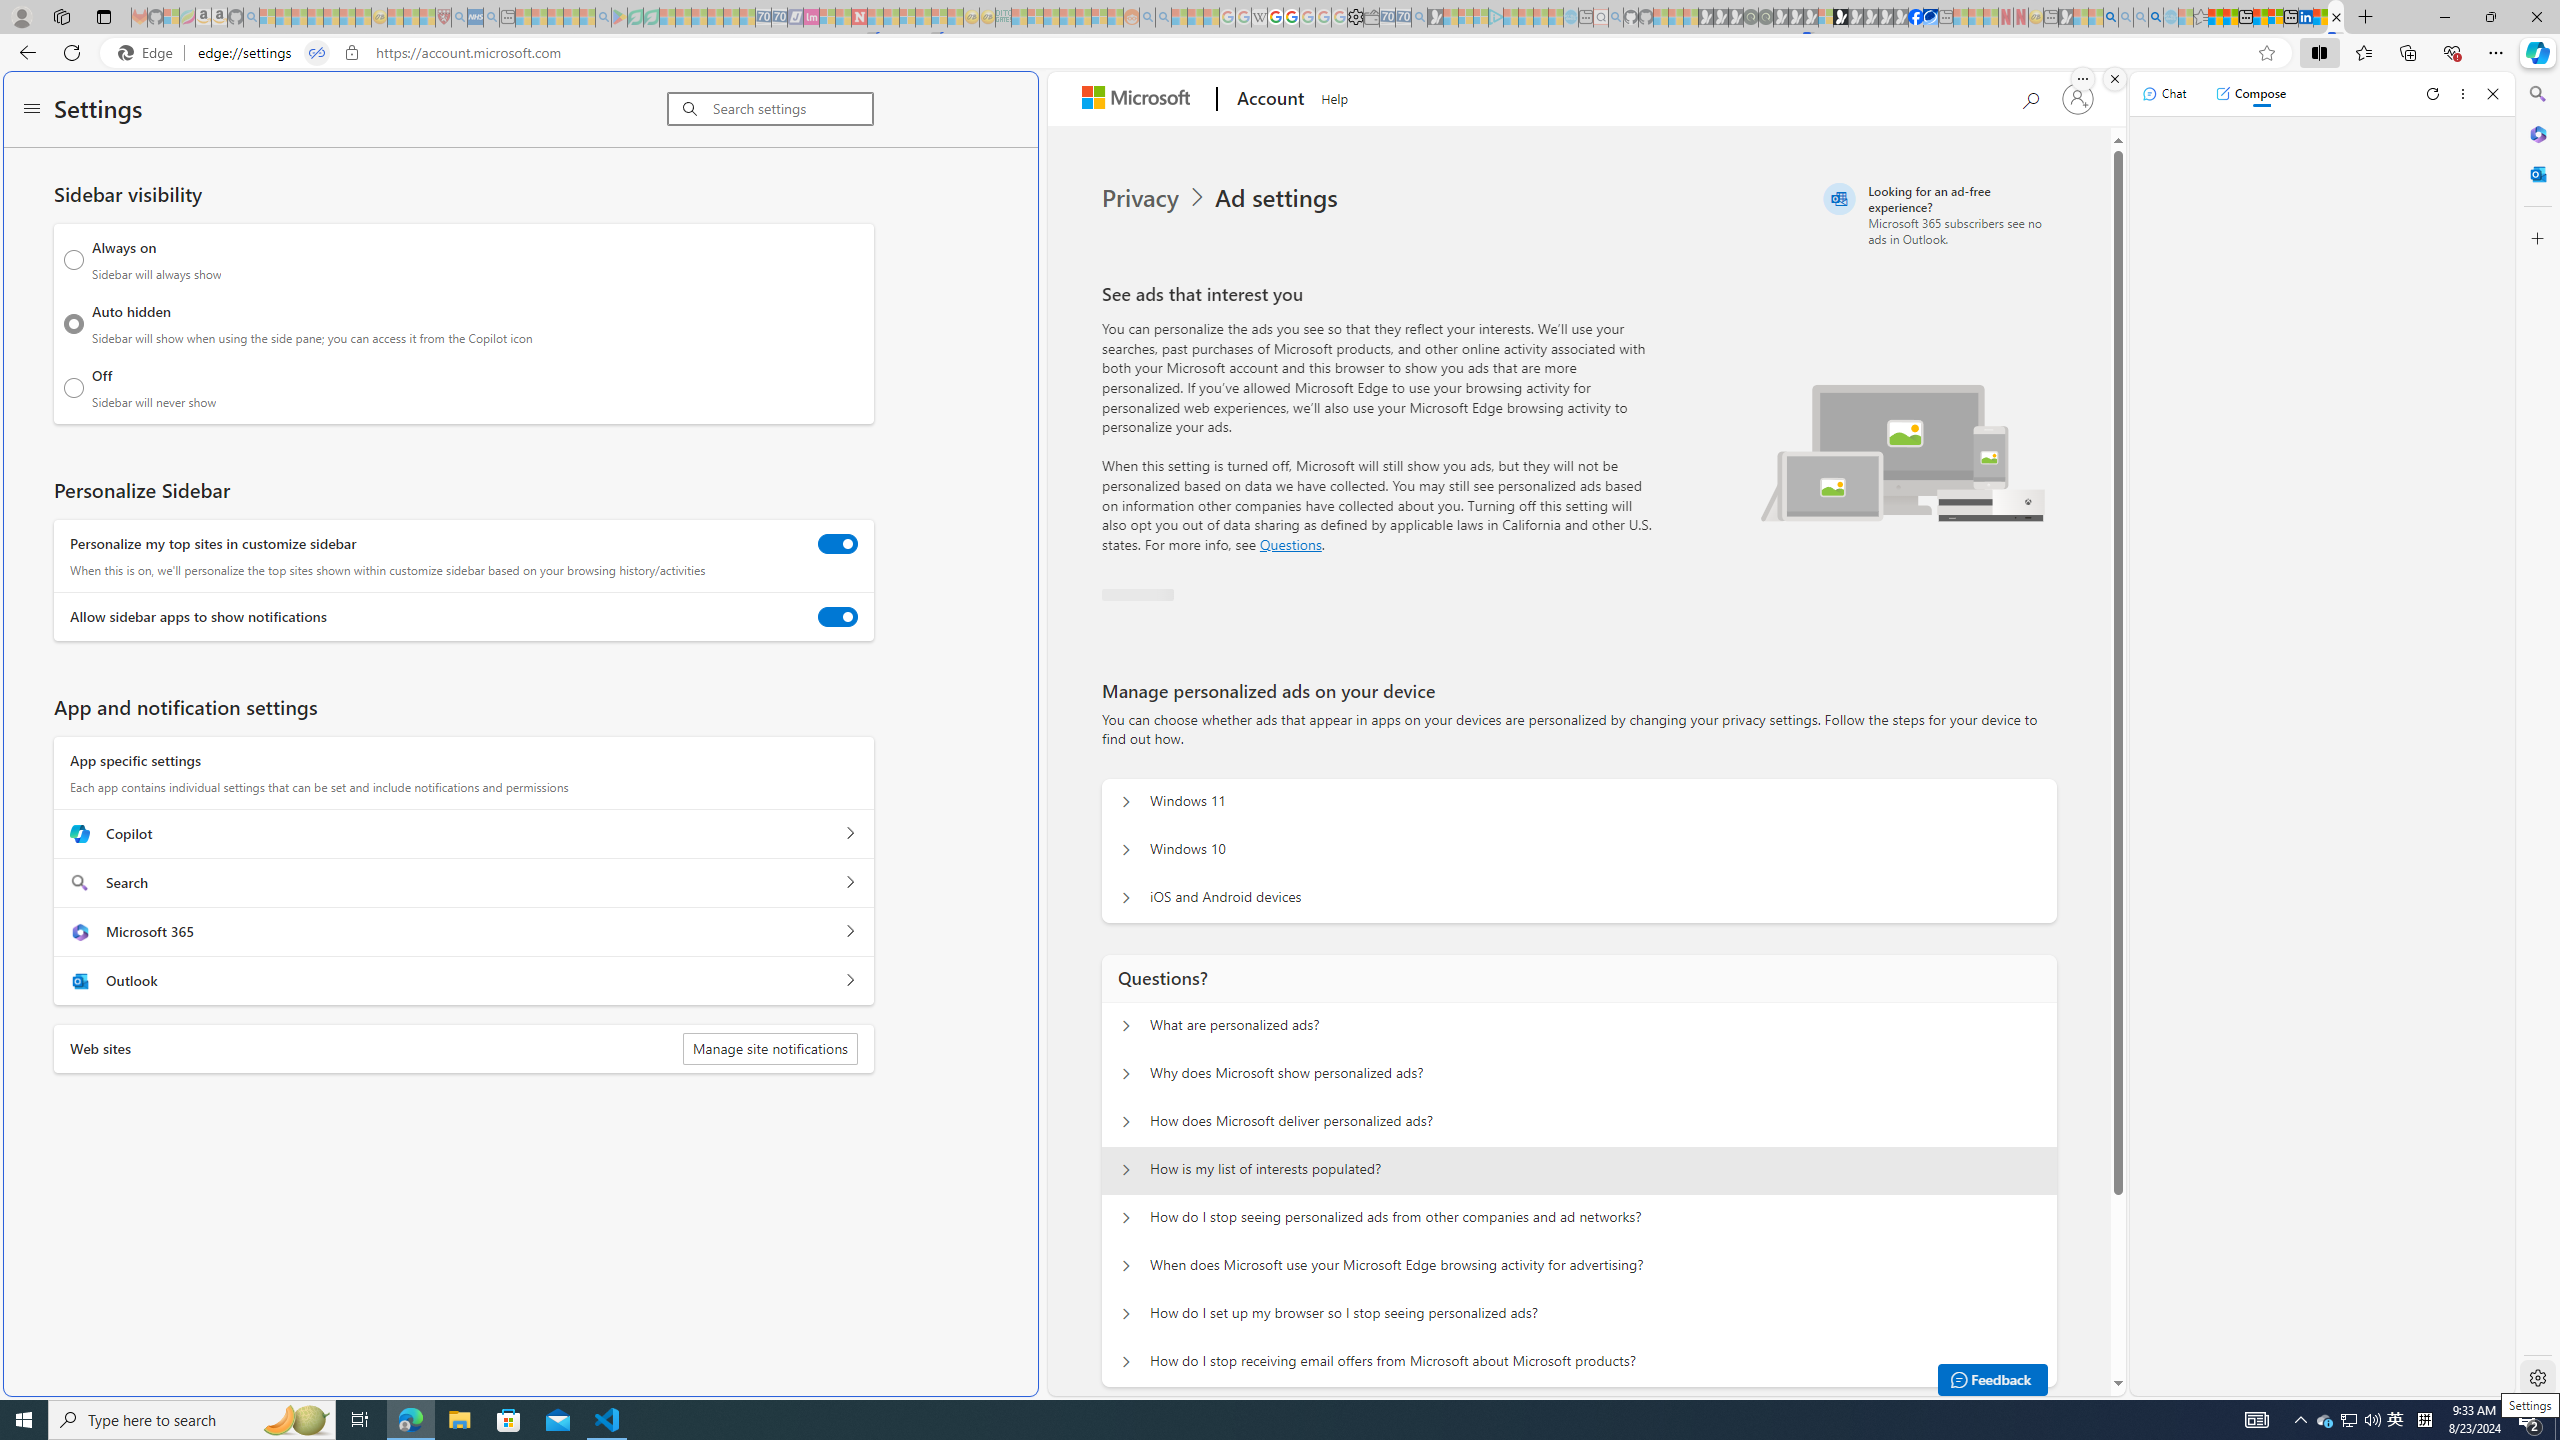 This screenshot has height=1440, width=2560. I want to click on 'Account', so click(1267, 99).